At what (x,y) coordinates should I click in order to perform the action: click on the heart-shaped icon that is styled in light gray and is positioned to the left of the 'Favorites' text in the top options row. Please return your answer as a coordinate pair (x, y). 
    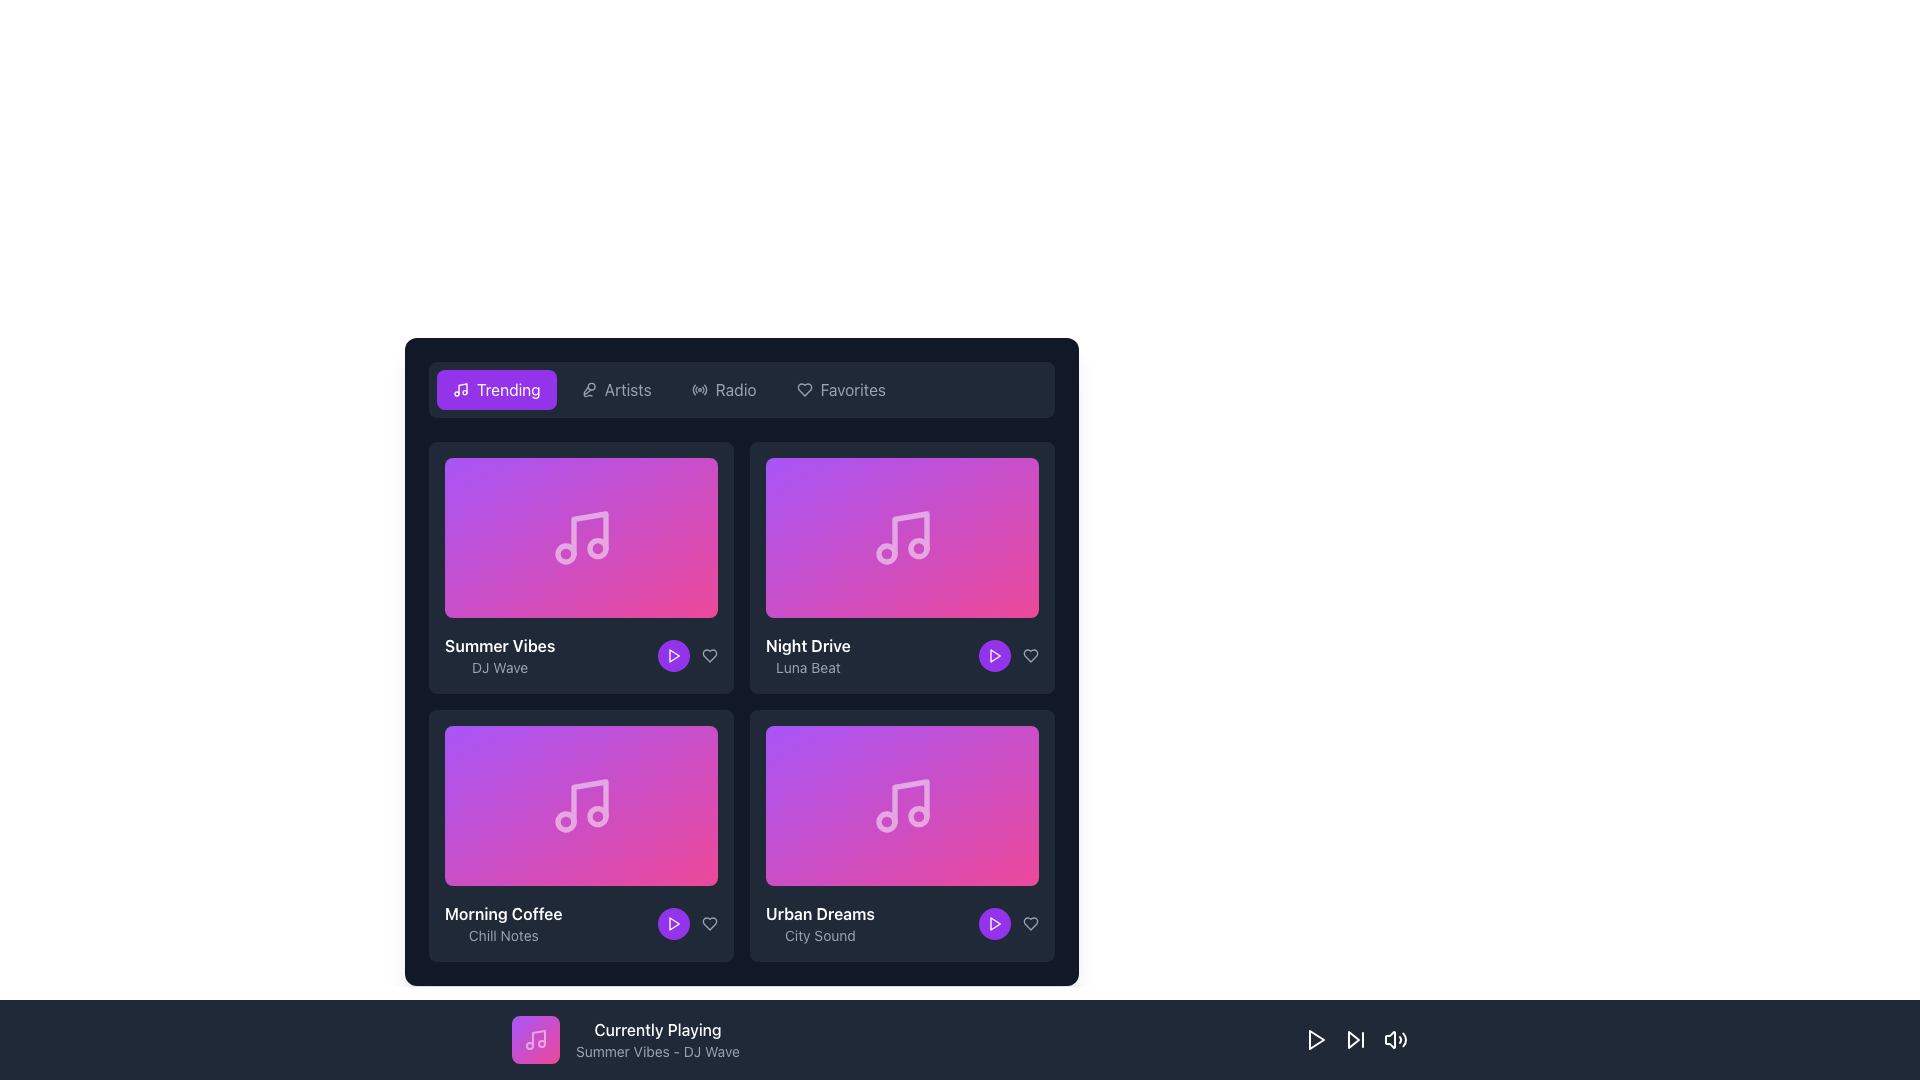
    Looking at the image, I should click on (804, 389).